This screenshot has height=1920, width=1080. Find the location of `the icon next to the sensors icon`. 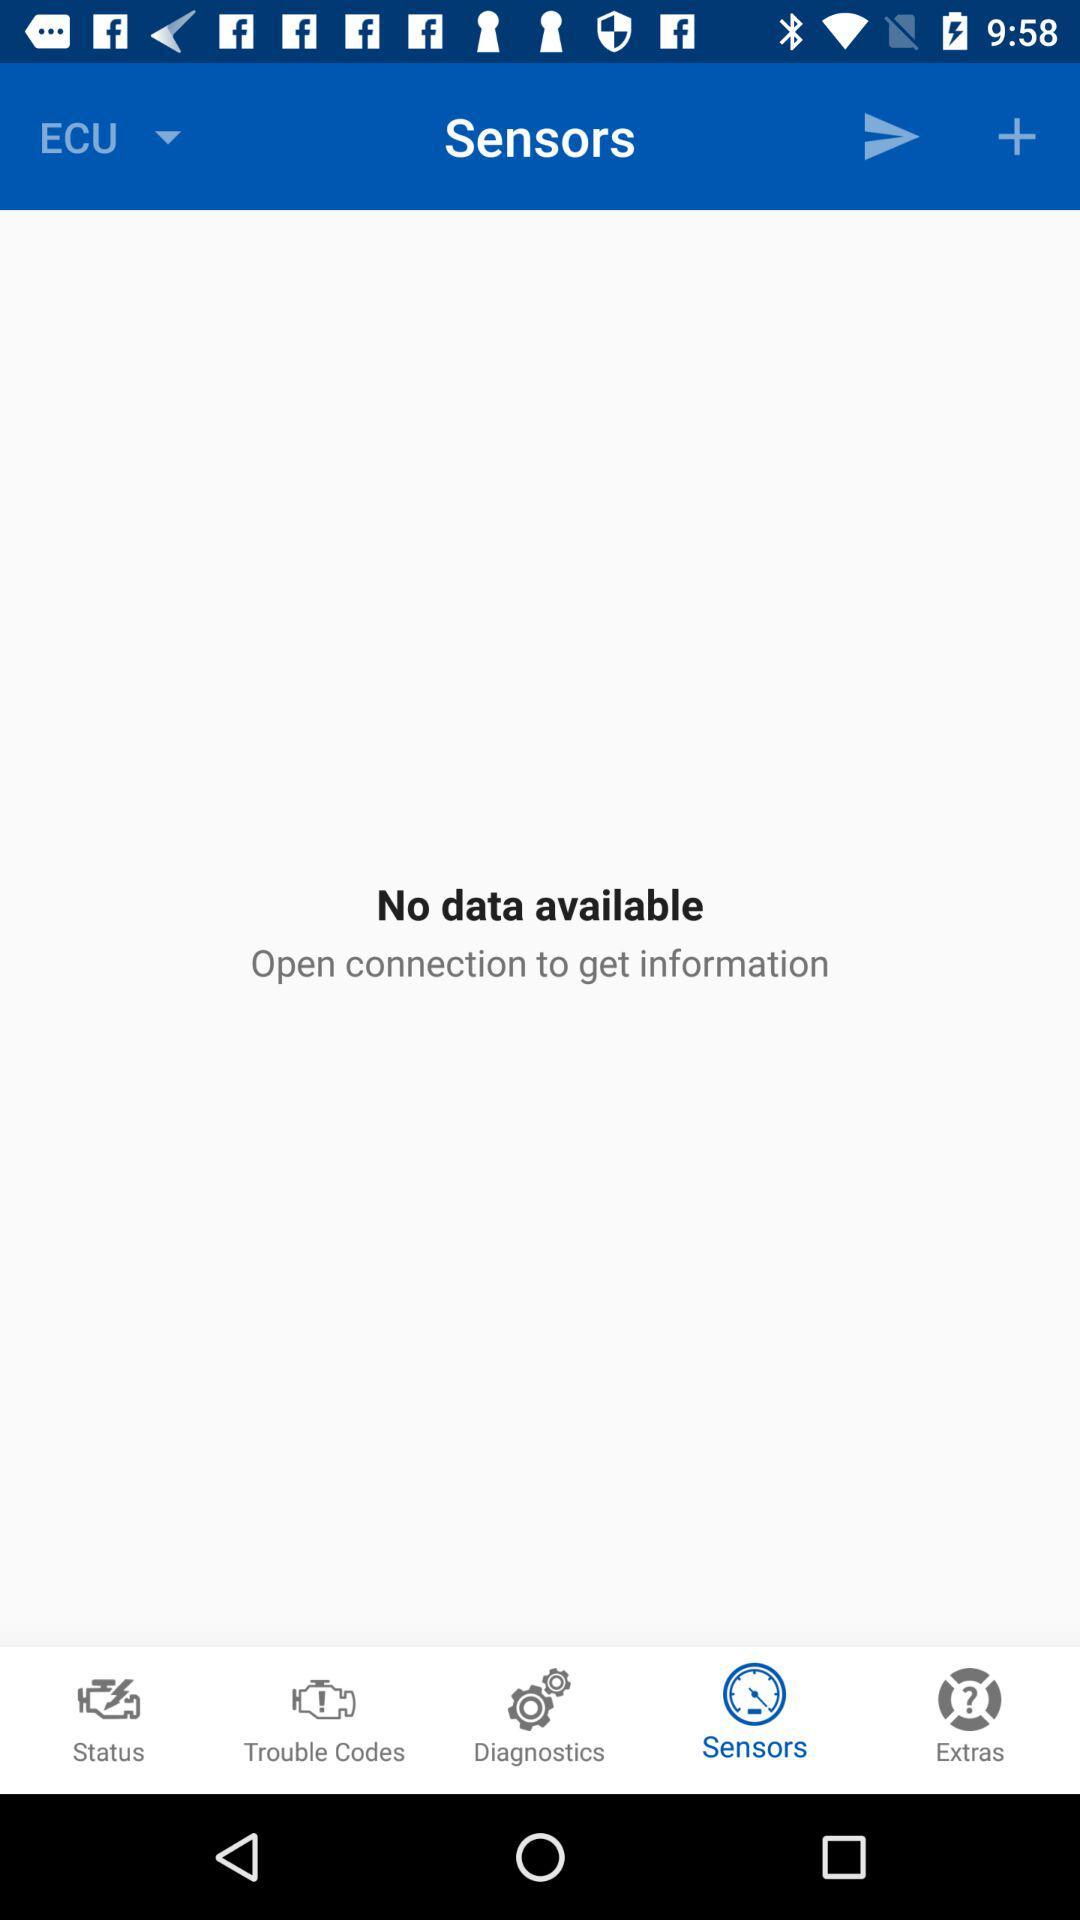

the icon next to the sensors icon is located at coordinates (115, 135).